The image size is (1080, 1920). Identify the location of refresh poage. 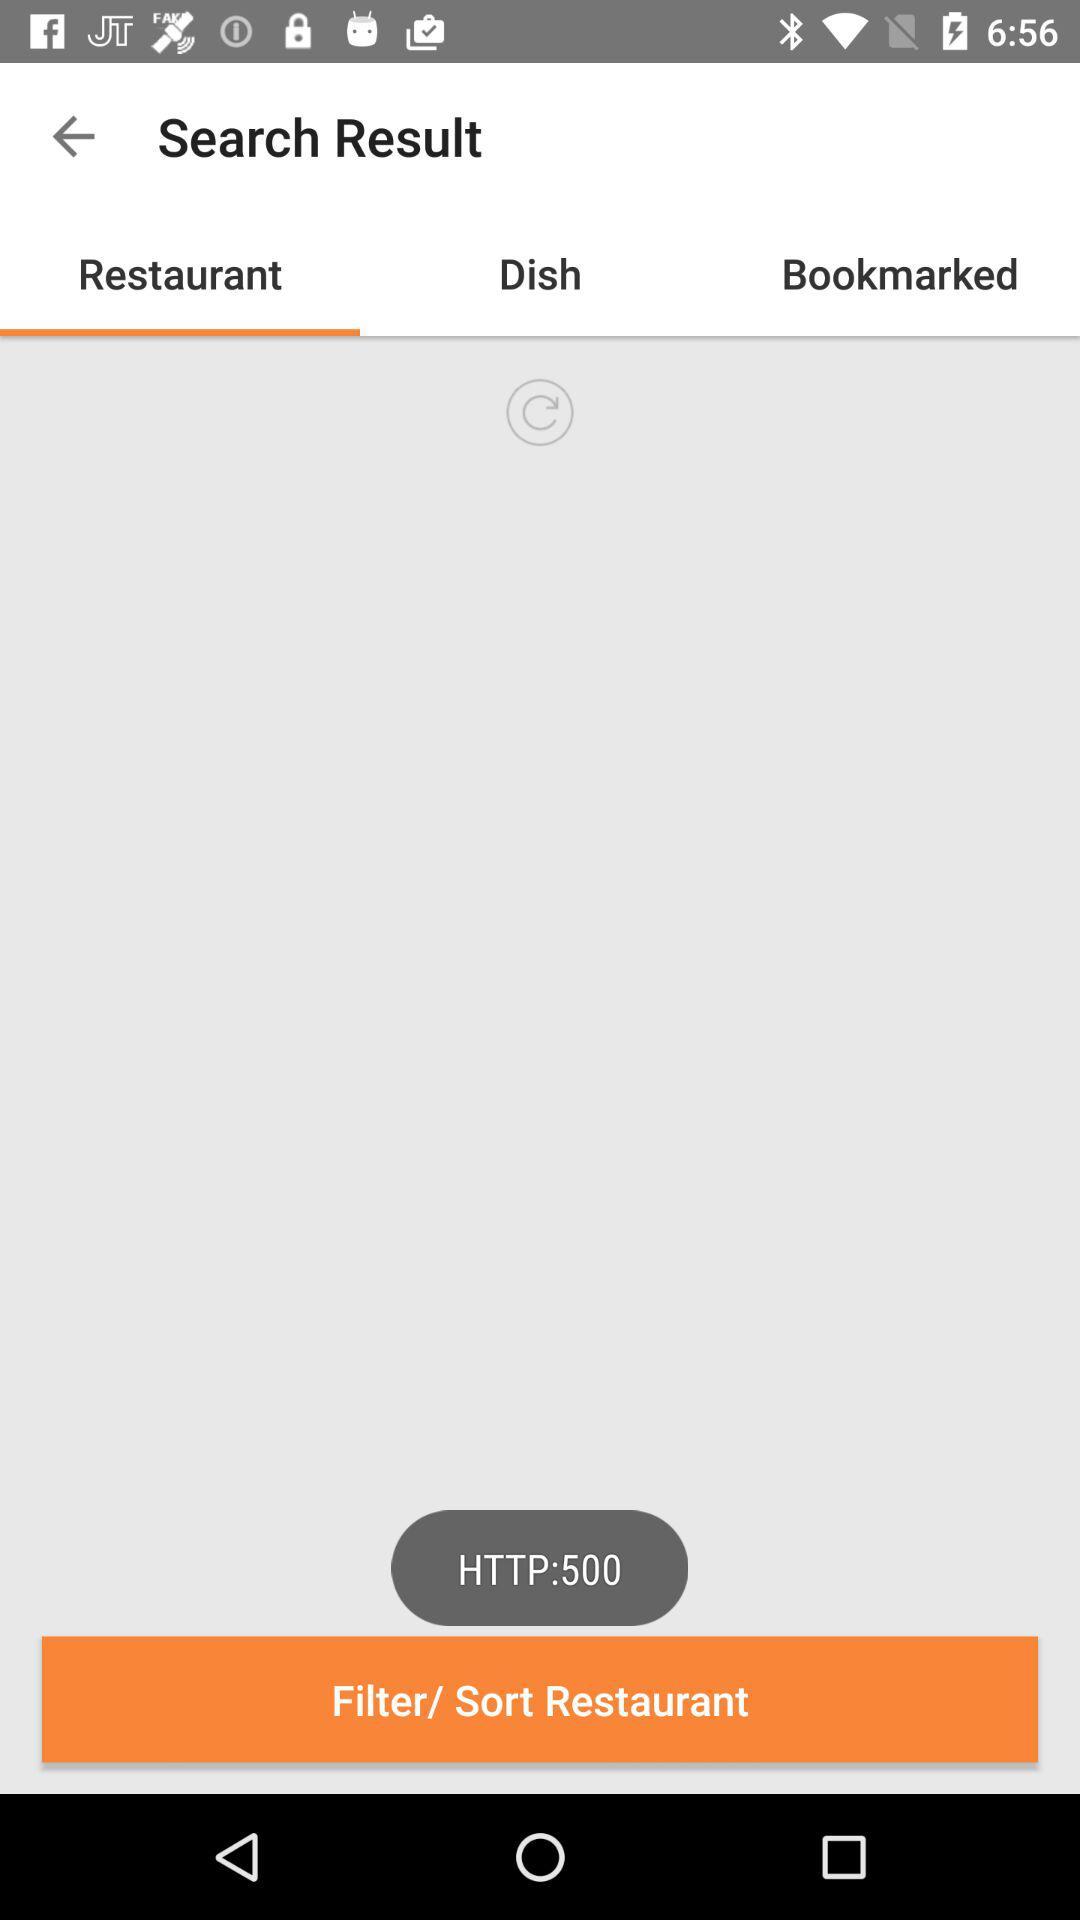
(540, 411).